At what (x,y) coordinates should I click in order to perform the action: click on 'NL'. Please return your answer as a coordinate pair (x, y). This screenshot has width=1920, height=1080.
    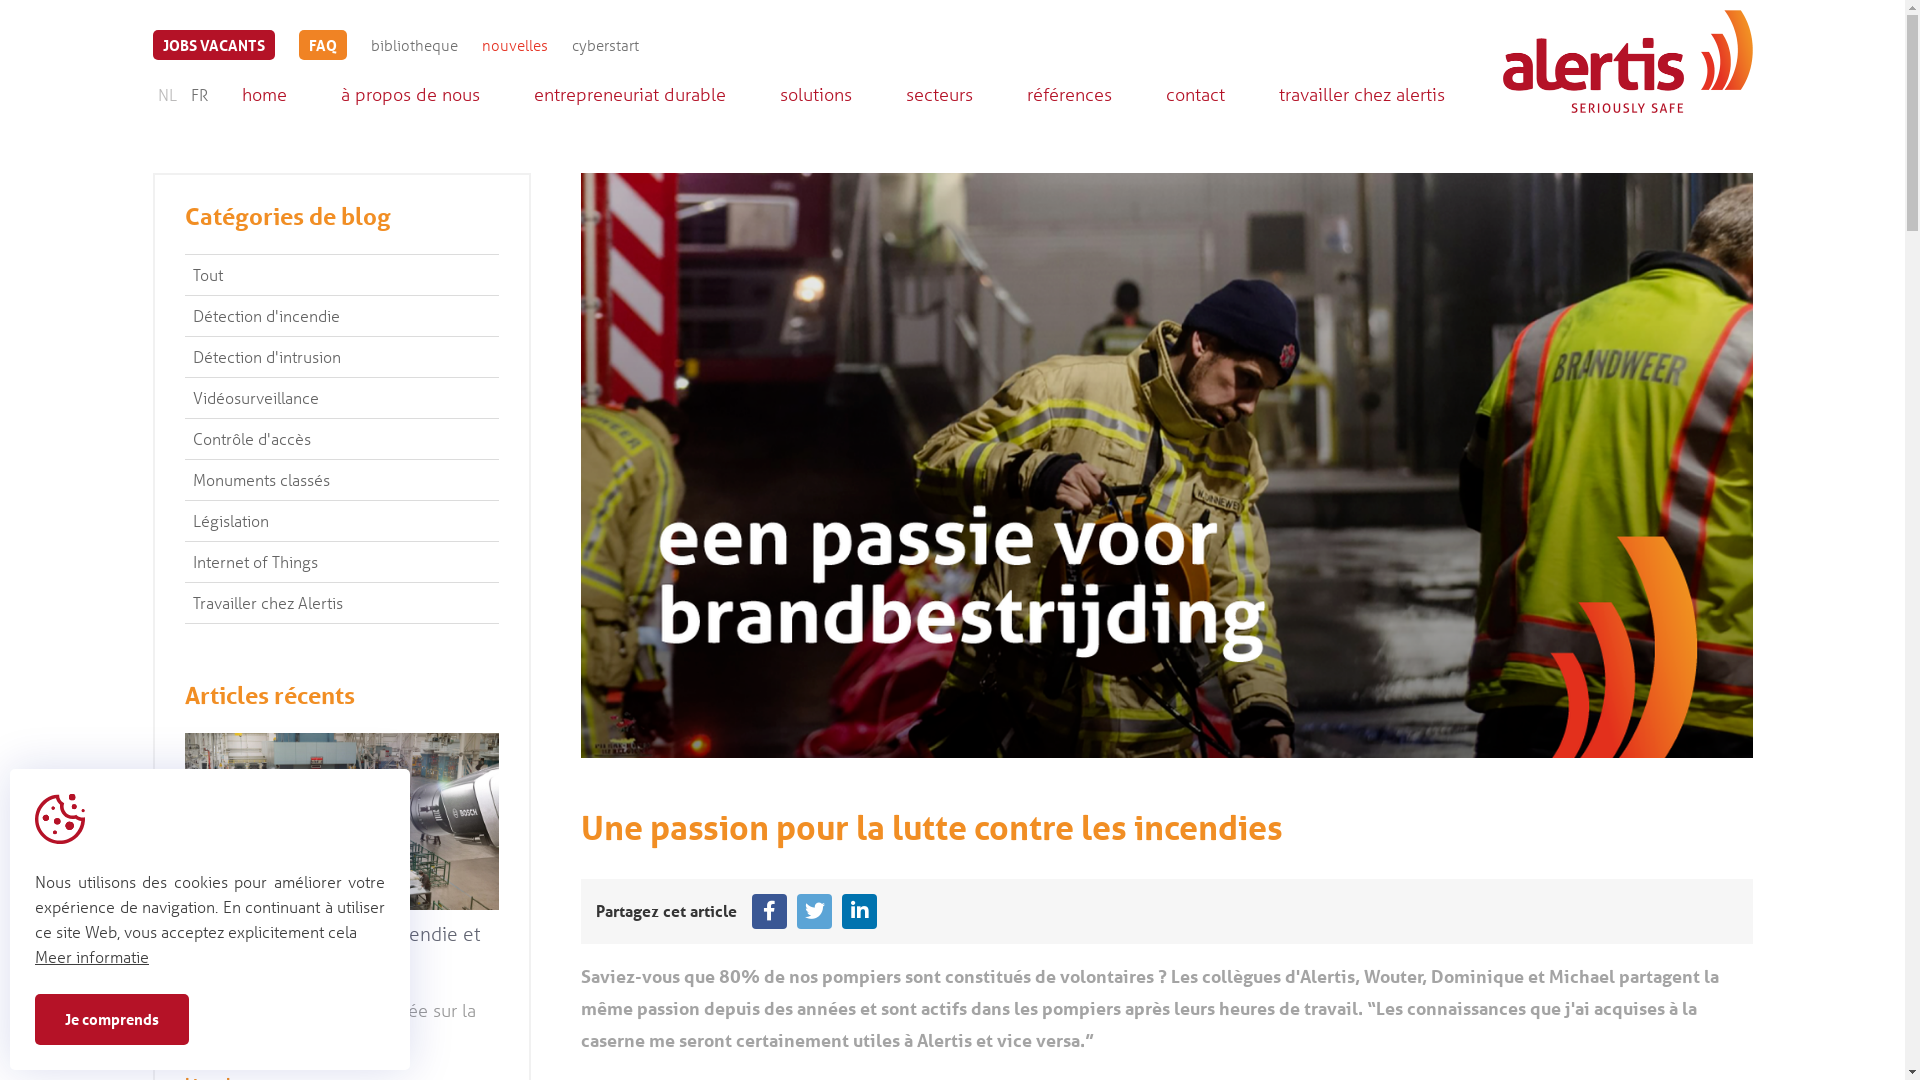
    Looking at the image, I should click on (166, 94).